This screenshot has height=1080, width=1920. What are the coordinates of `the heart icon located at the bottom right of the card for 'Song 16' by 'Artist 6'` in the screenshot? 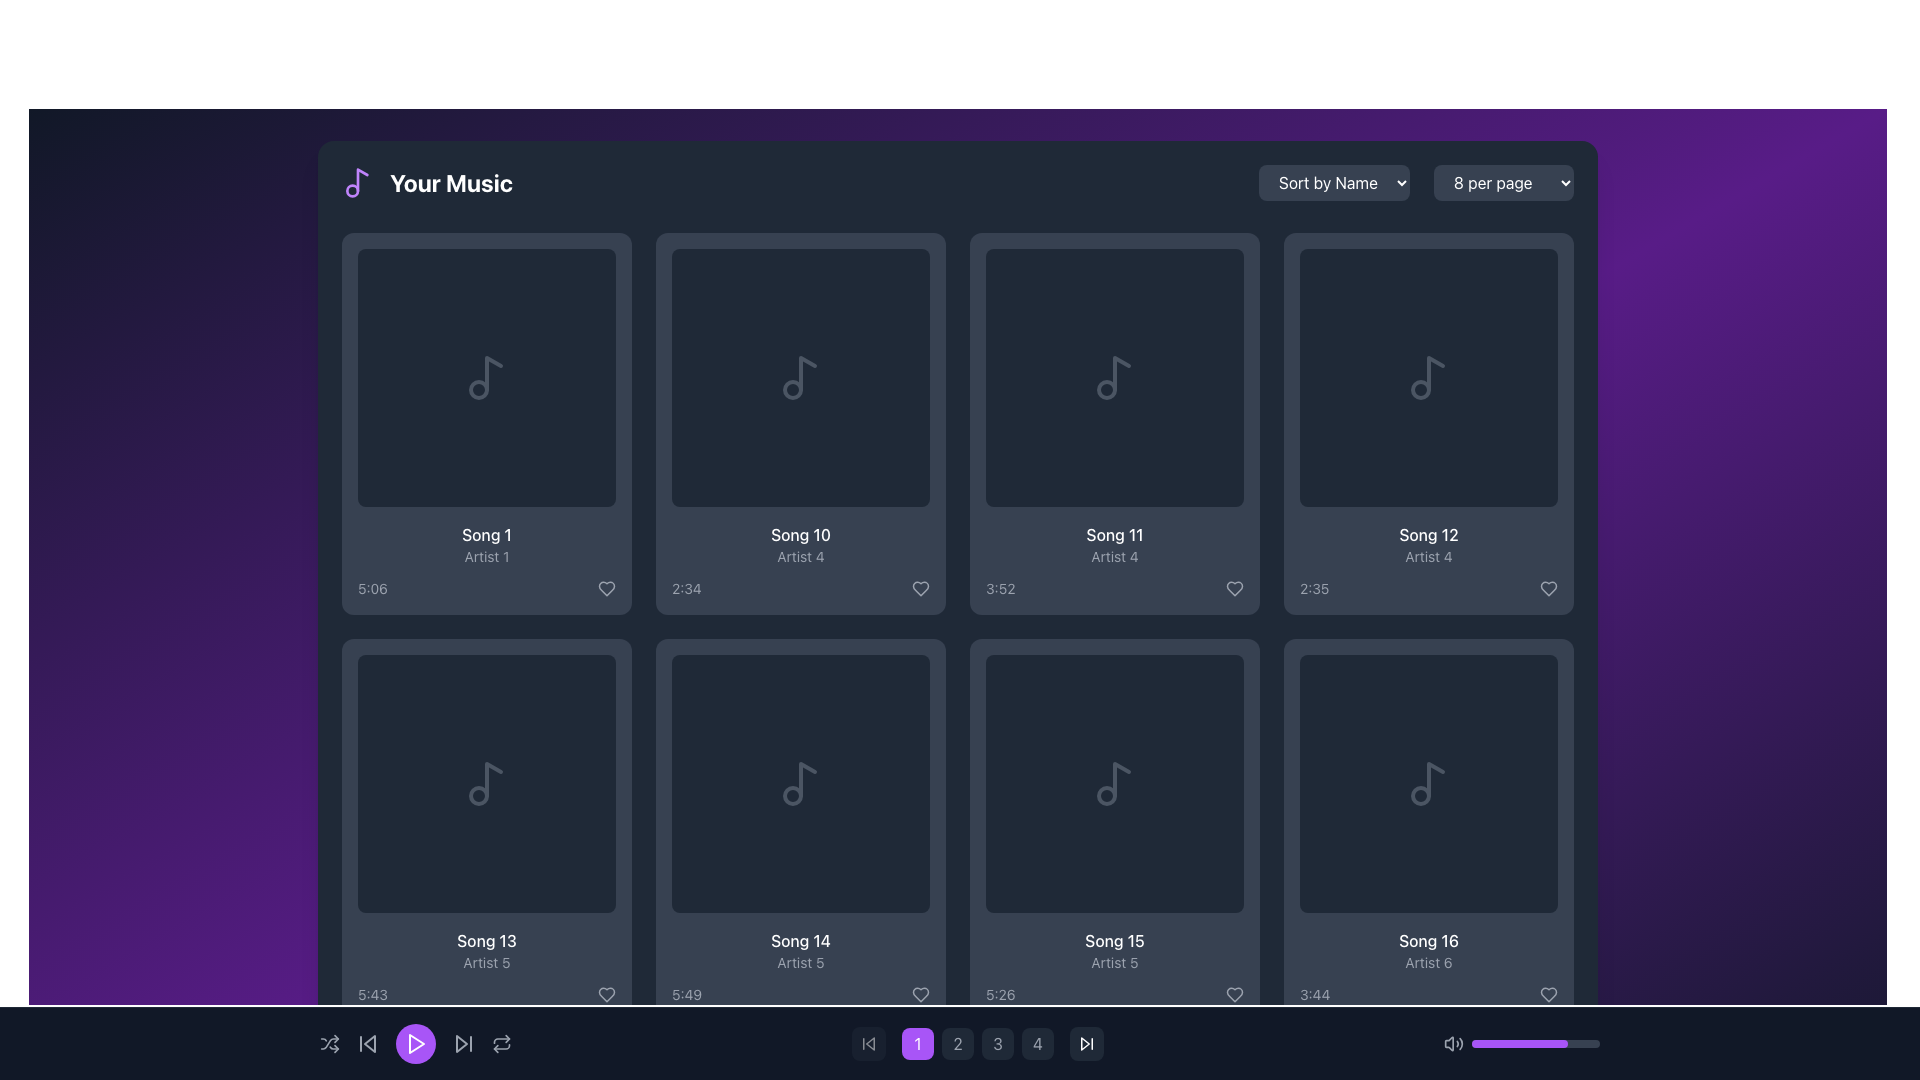 It's located at (1548, 995).